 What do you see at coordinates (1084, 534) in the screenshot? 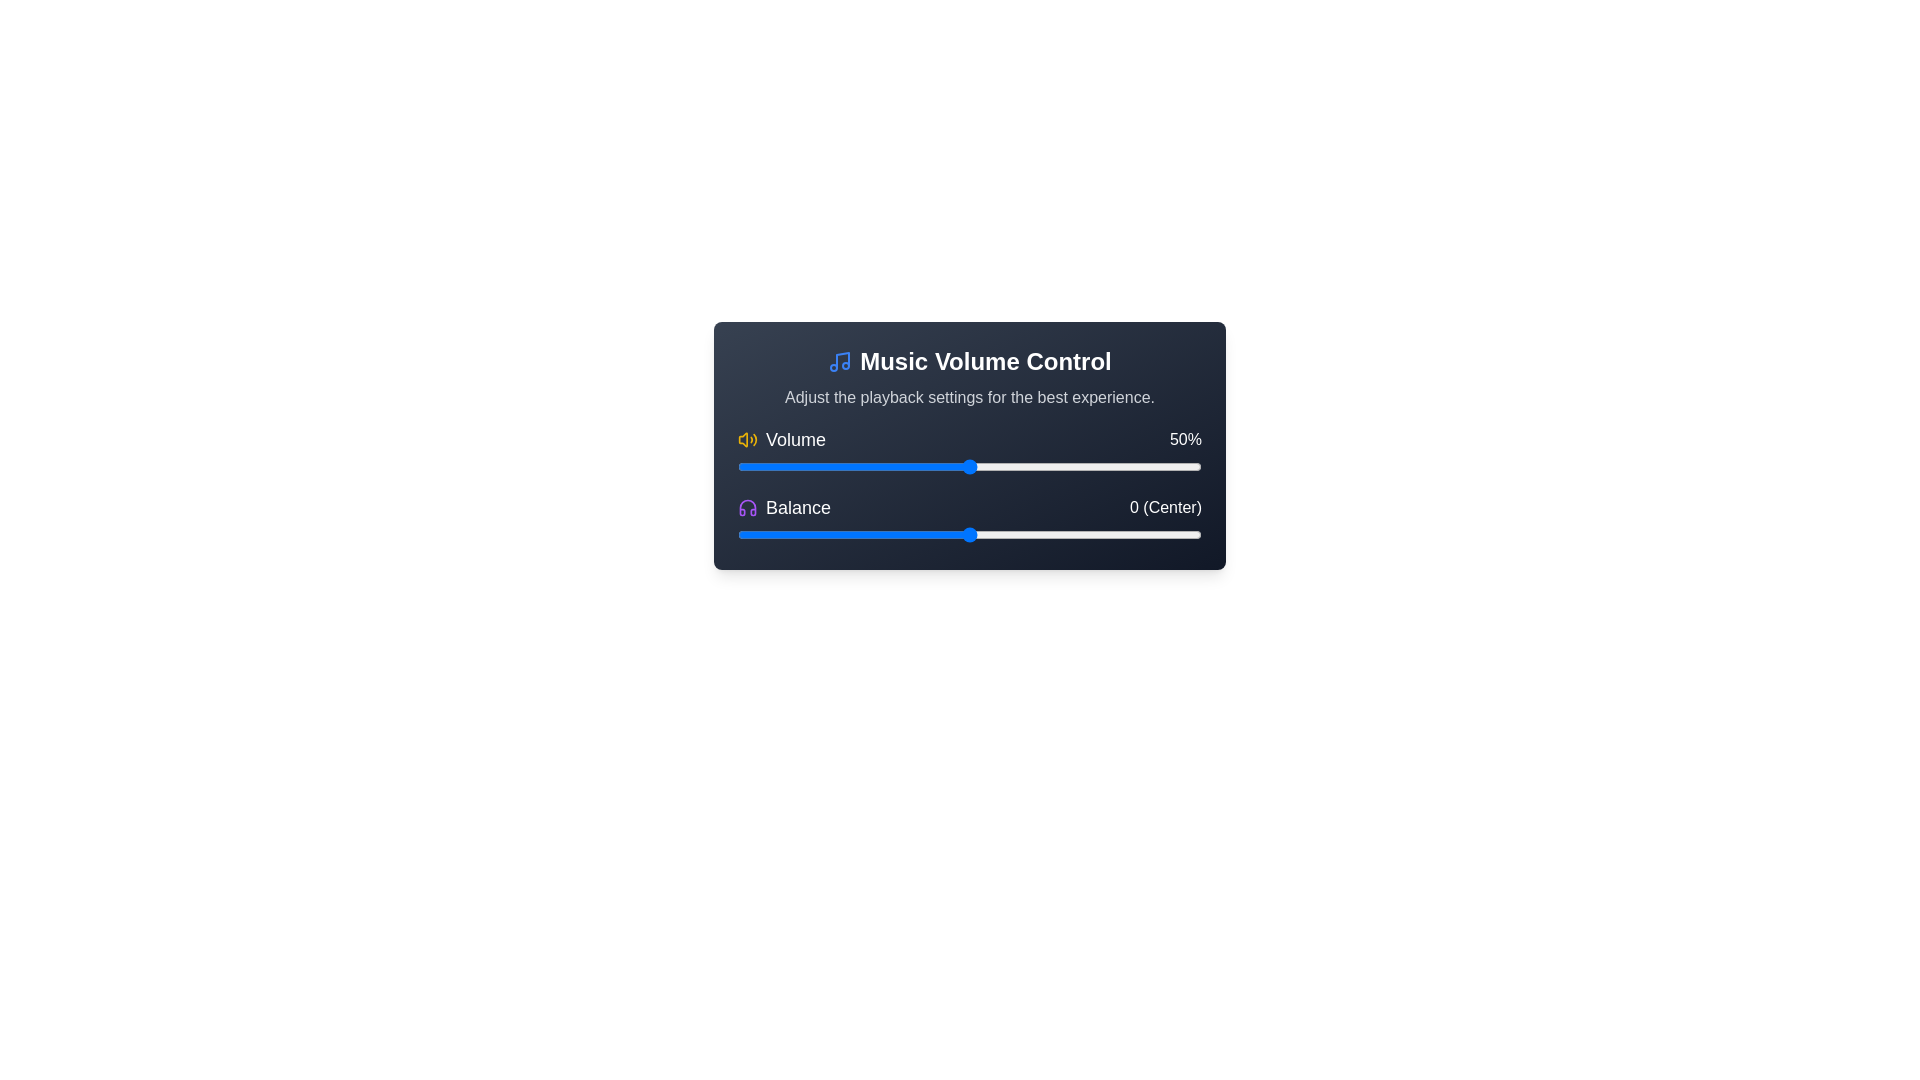
I see `the balance slider to 25 value` at bounding box center [1084, 534].